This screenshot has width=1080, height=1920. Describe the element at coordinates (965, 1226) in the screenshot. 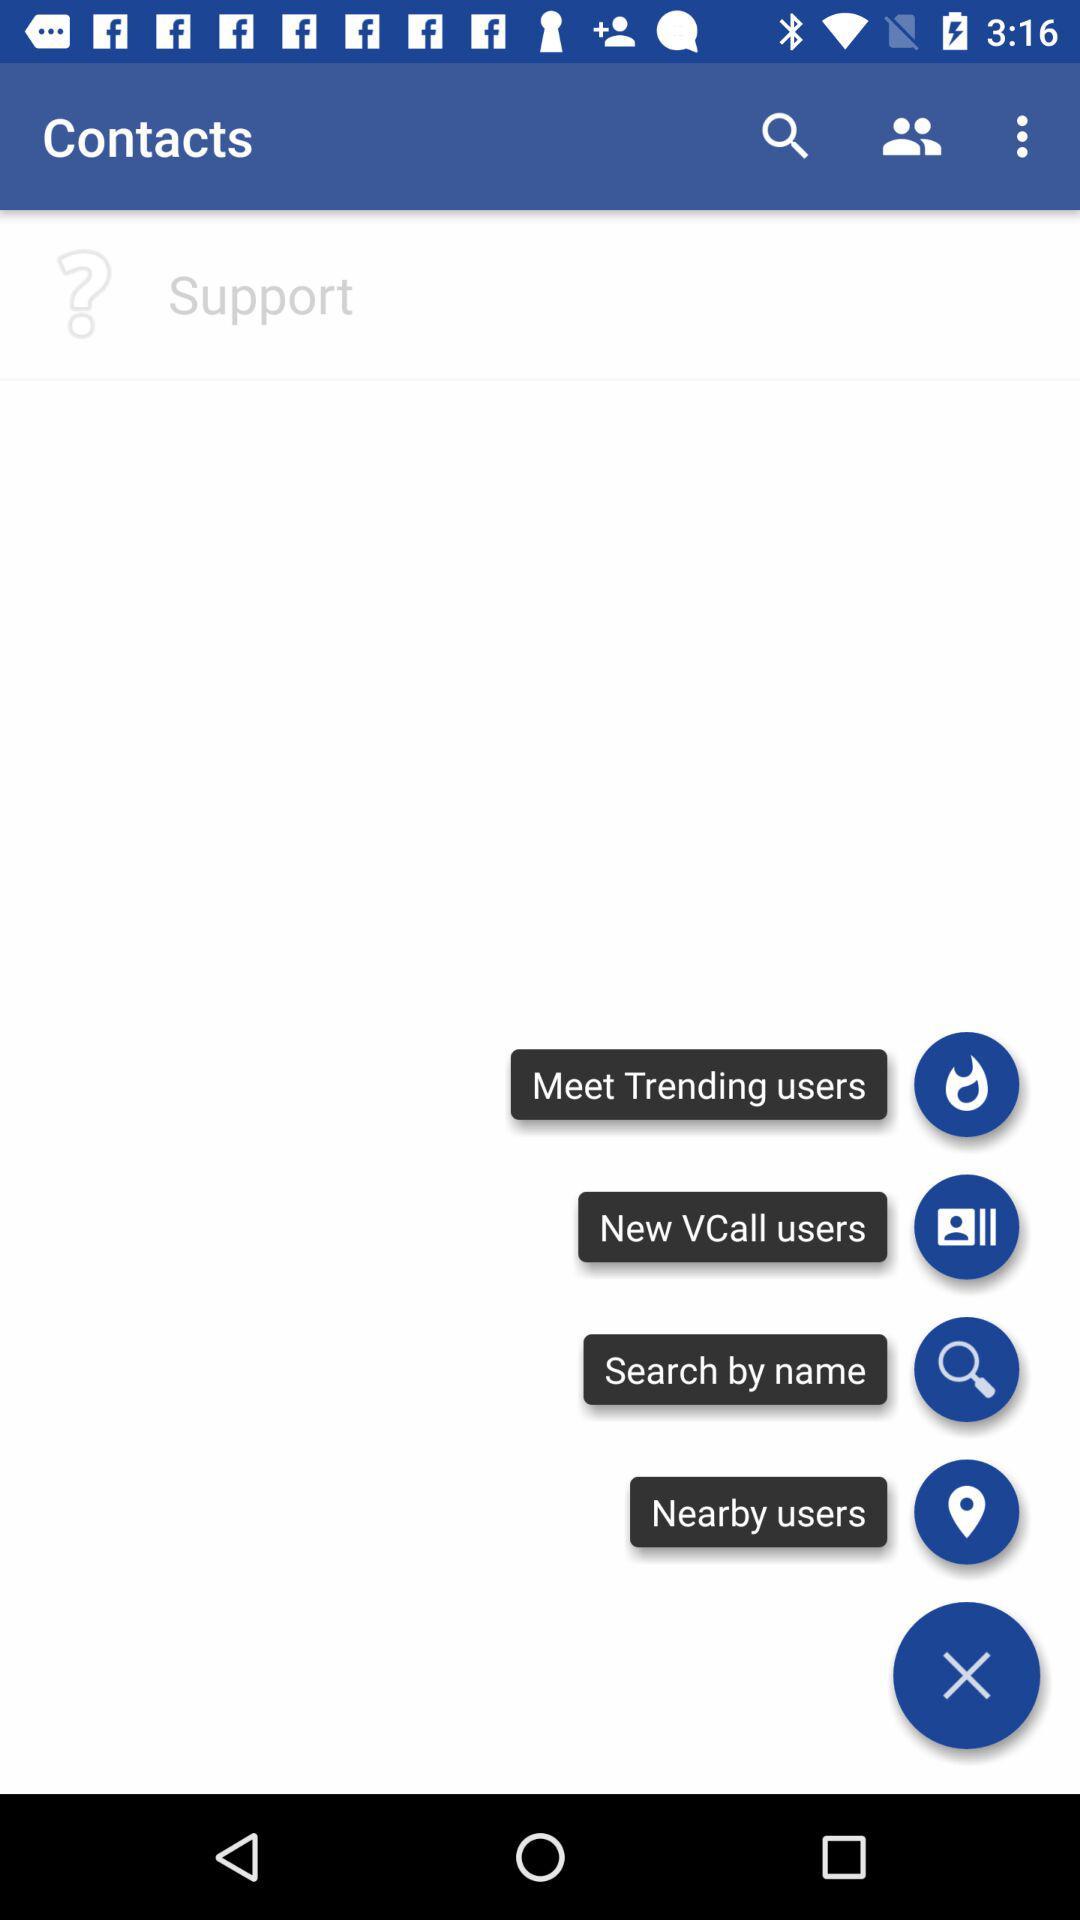

I see `open contacts` at that location.